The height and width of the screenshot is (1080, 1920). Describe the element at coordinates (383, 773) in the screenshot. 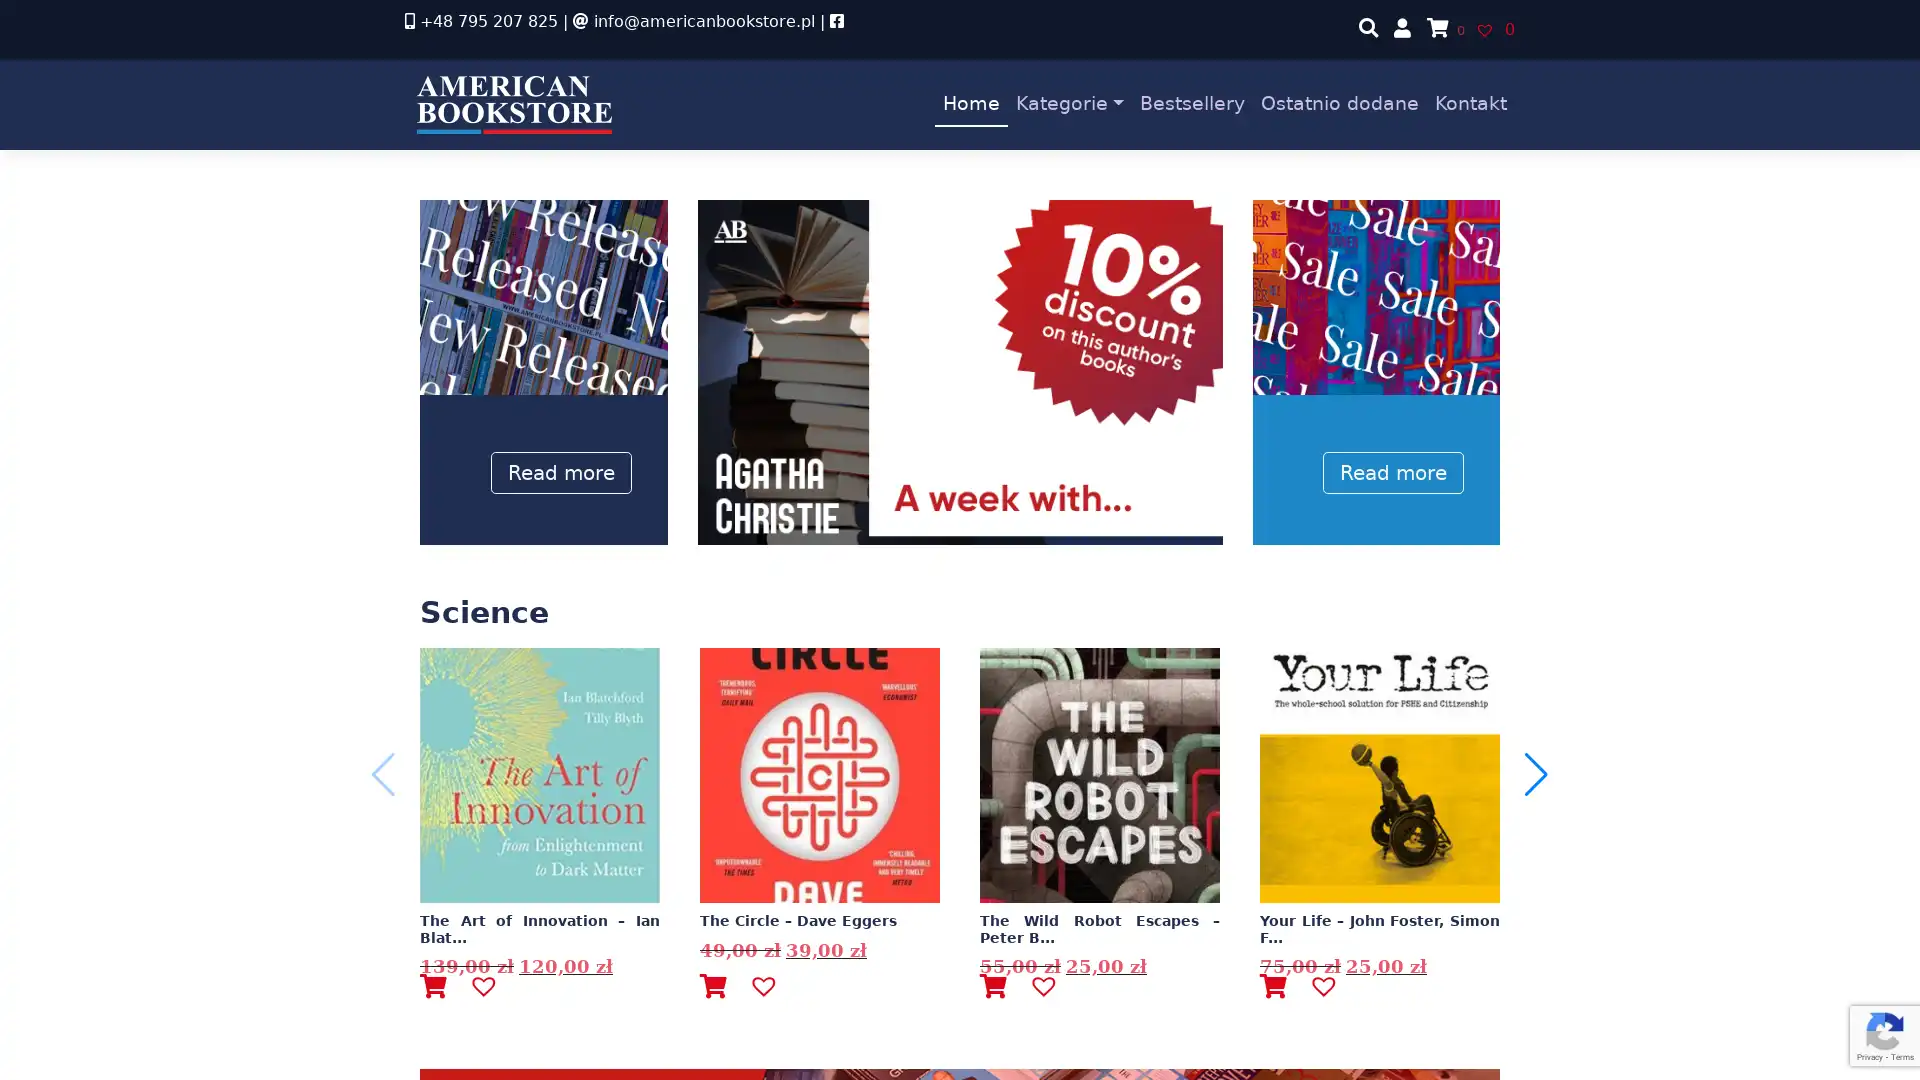

I see `Previous slide` at that location.